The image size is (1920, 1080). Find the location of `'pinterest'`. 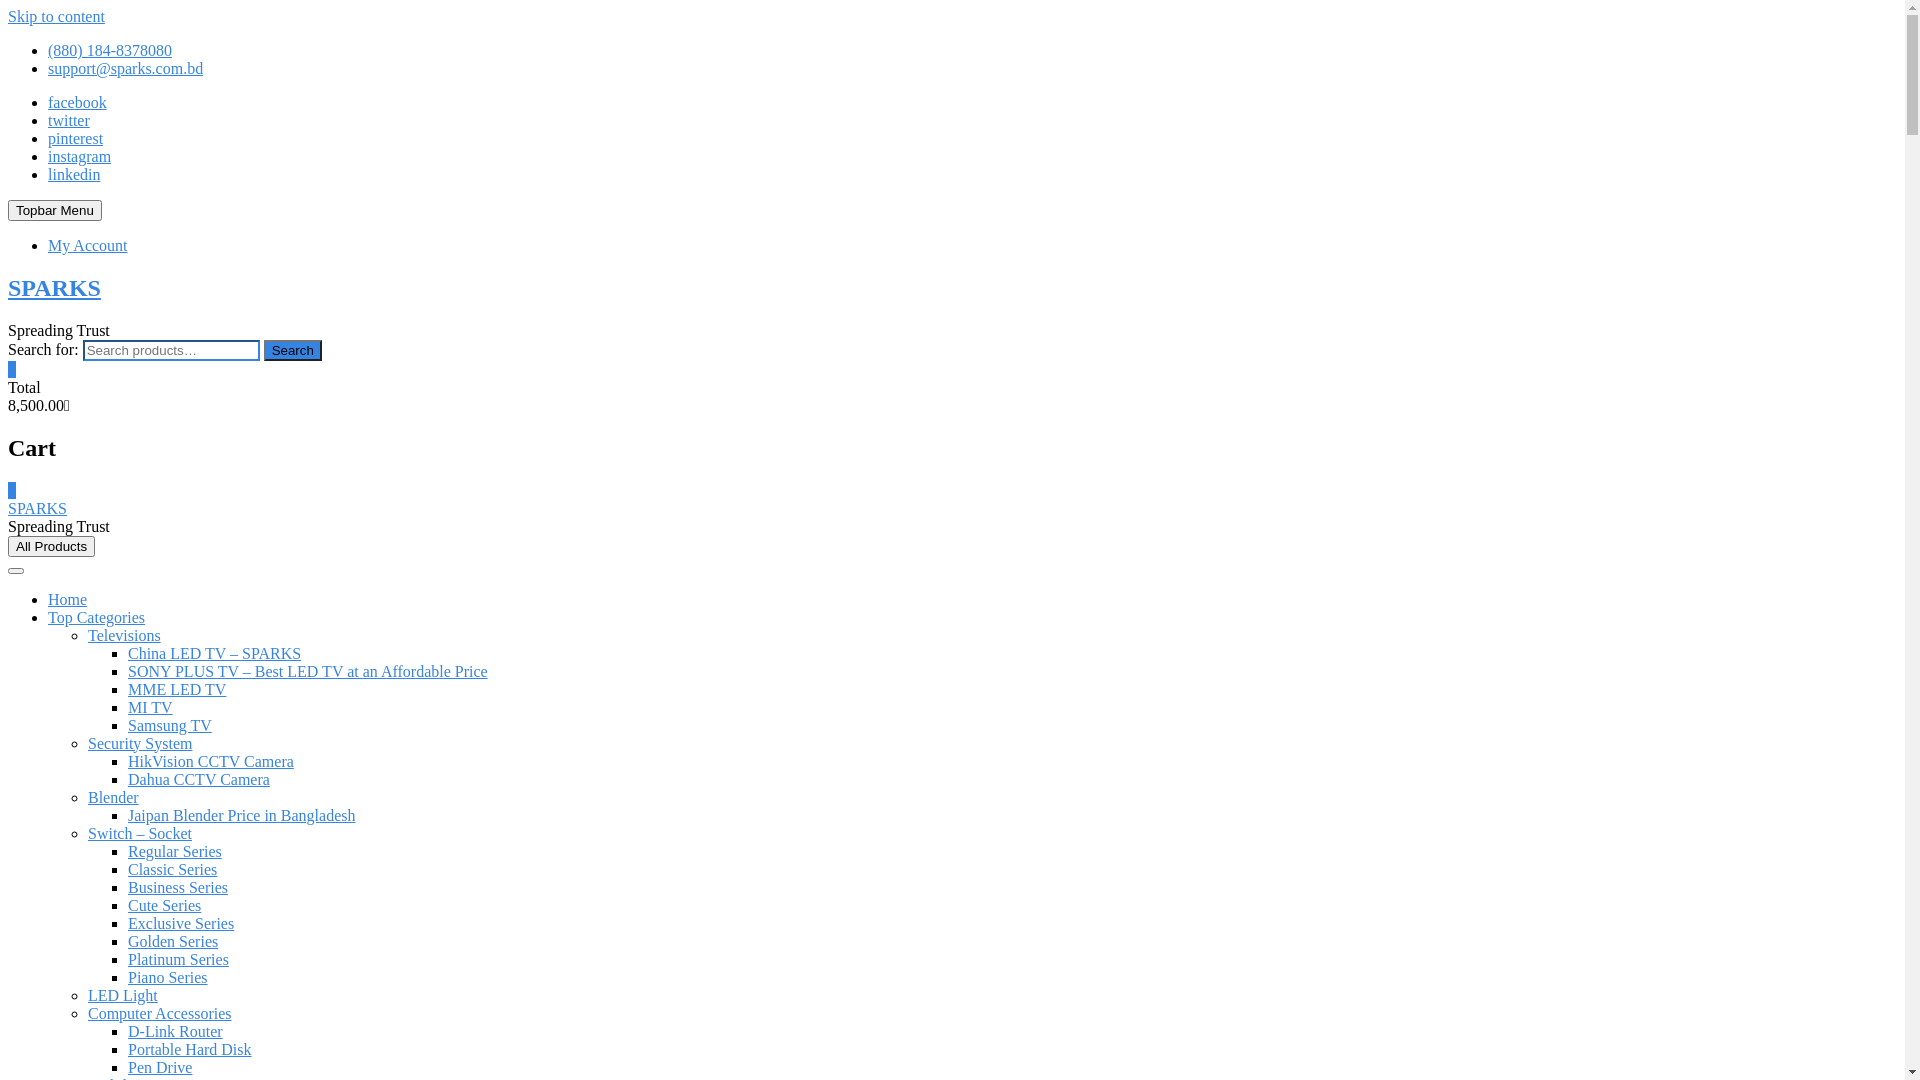

'pinterest' is located at coordinates (48, 137).